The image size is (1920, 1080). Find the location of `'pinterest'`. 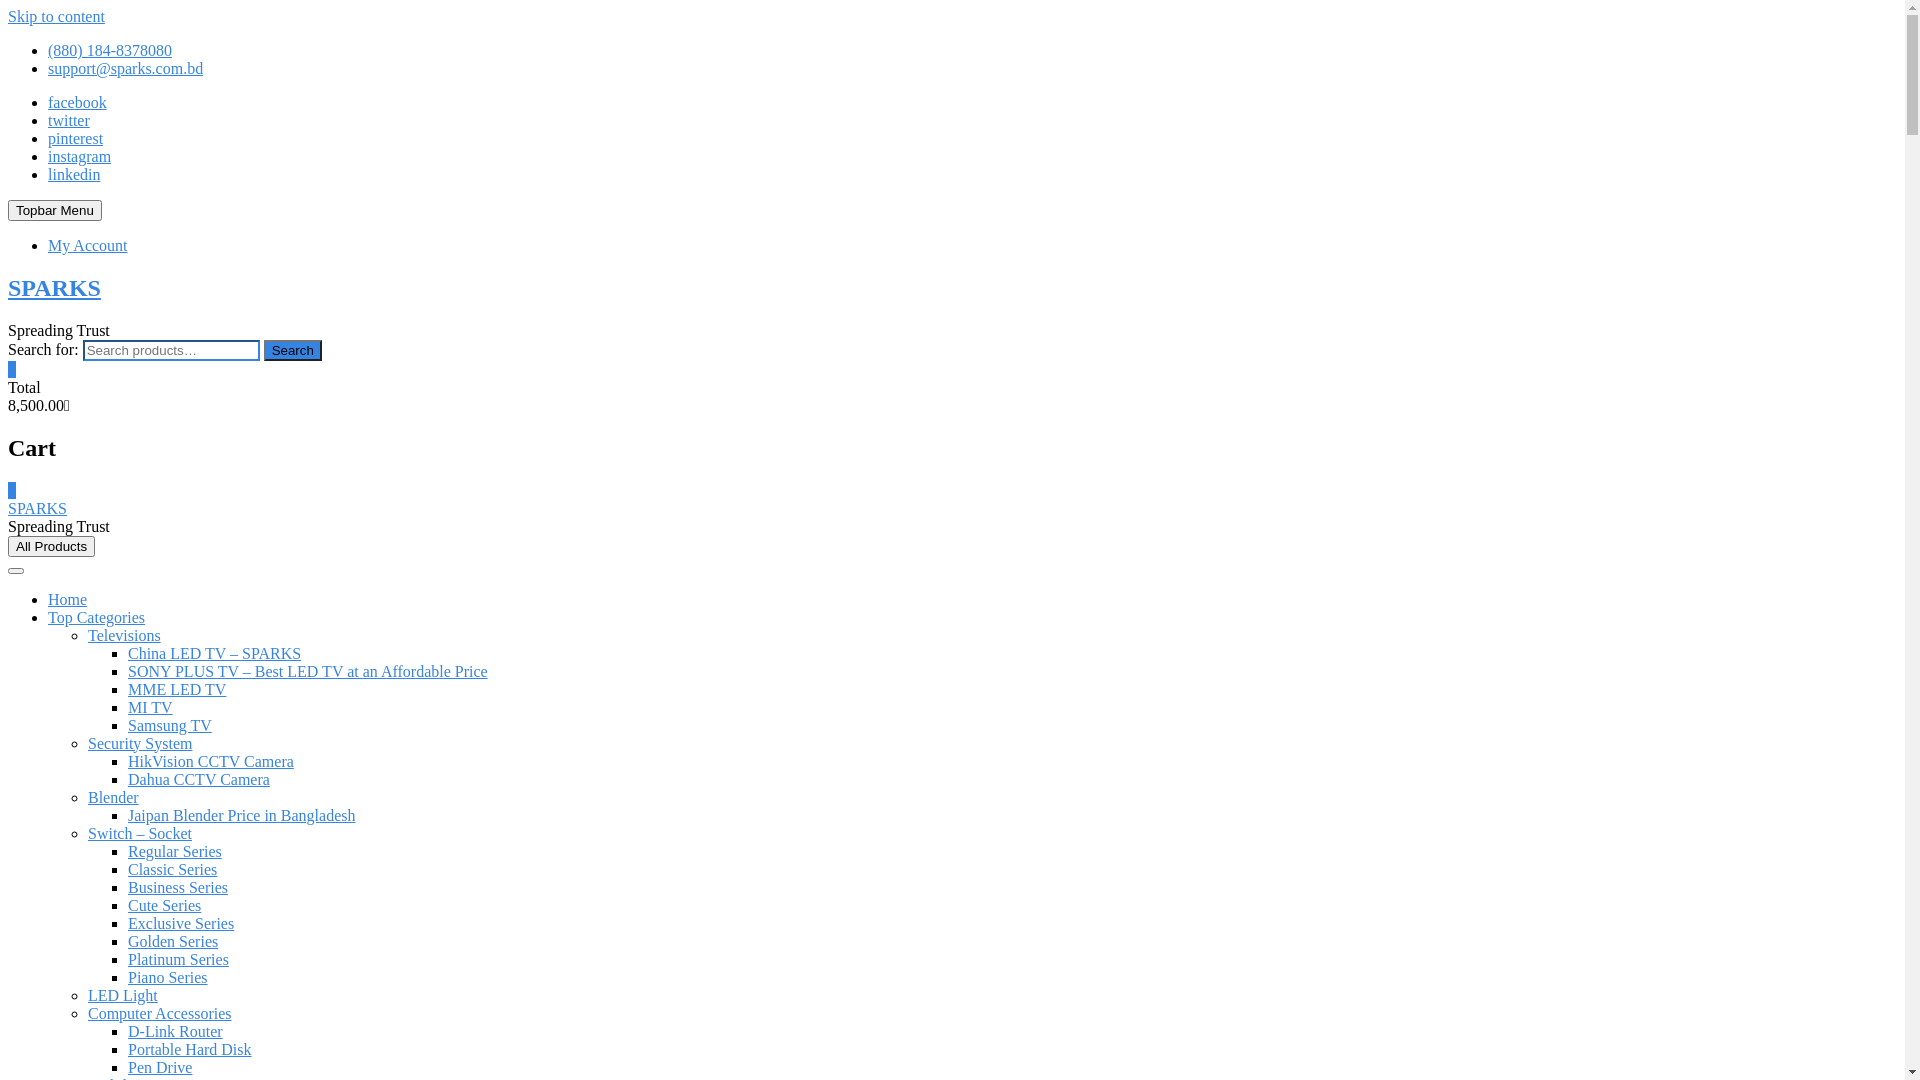

'pinterest' is located at coordinates (48, 137).